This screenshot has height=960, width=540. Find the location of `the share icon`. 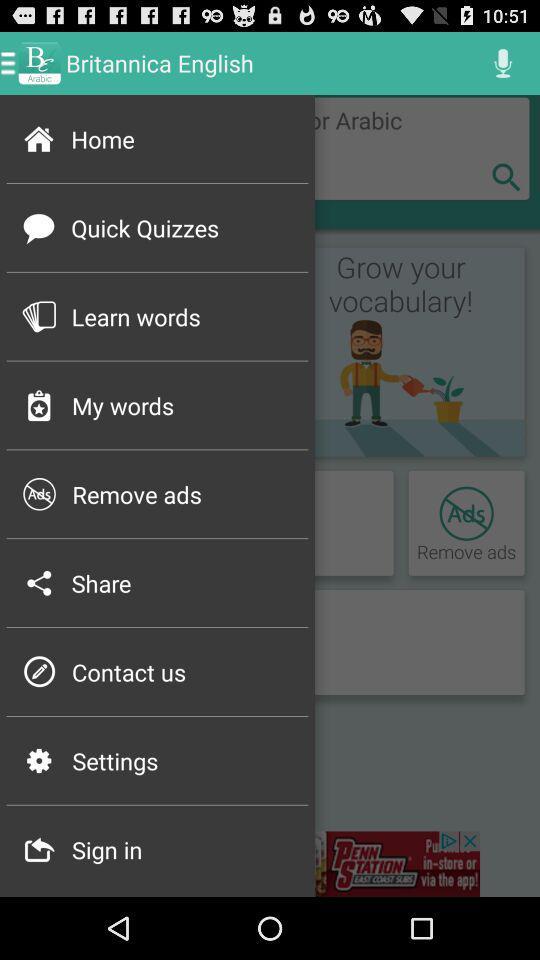

the share icon is located at coordinates (183, 583).